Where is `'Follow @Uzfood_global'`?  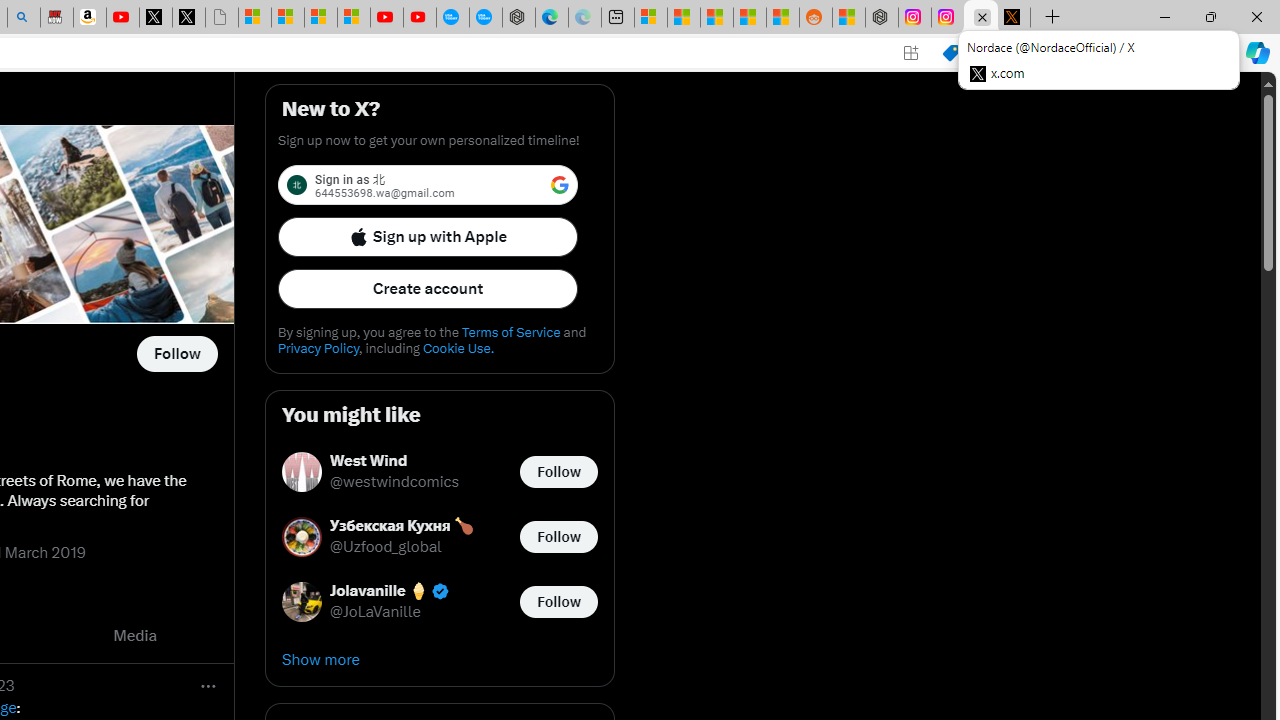 'Follow @Uzfood_global' is located at coordinates (558, 535).